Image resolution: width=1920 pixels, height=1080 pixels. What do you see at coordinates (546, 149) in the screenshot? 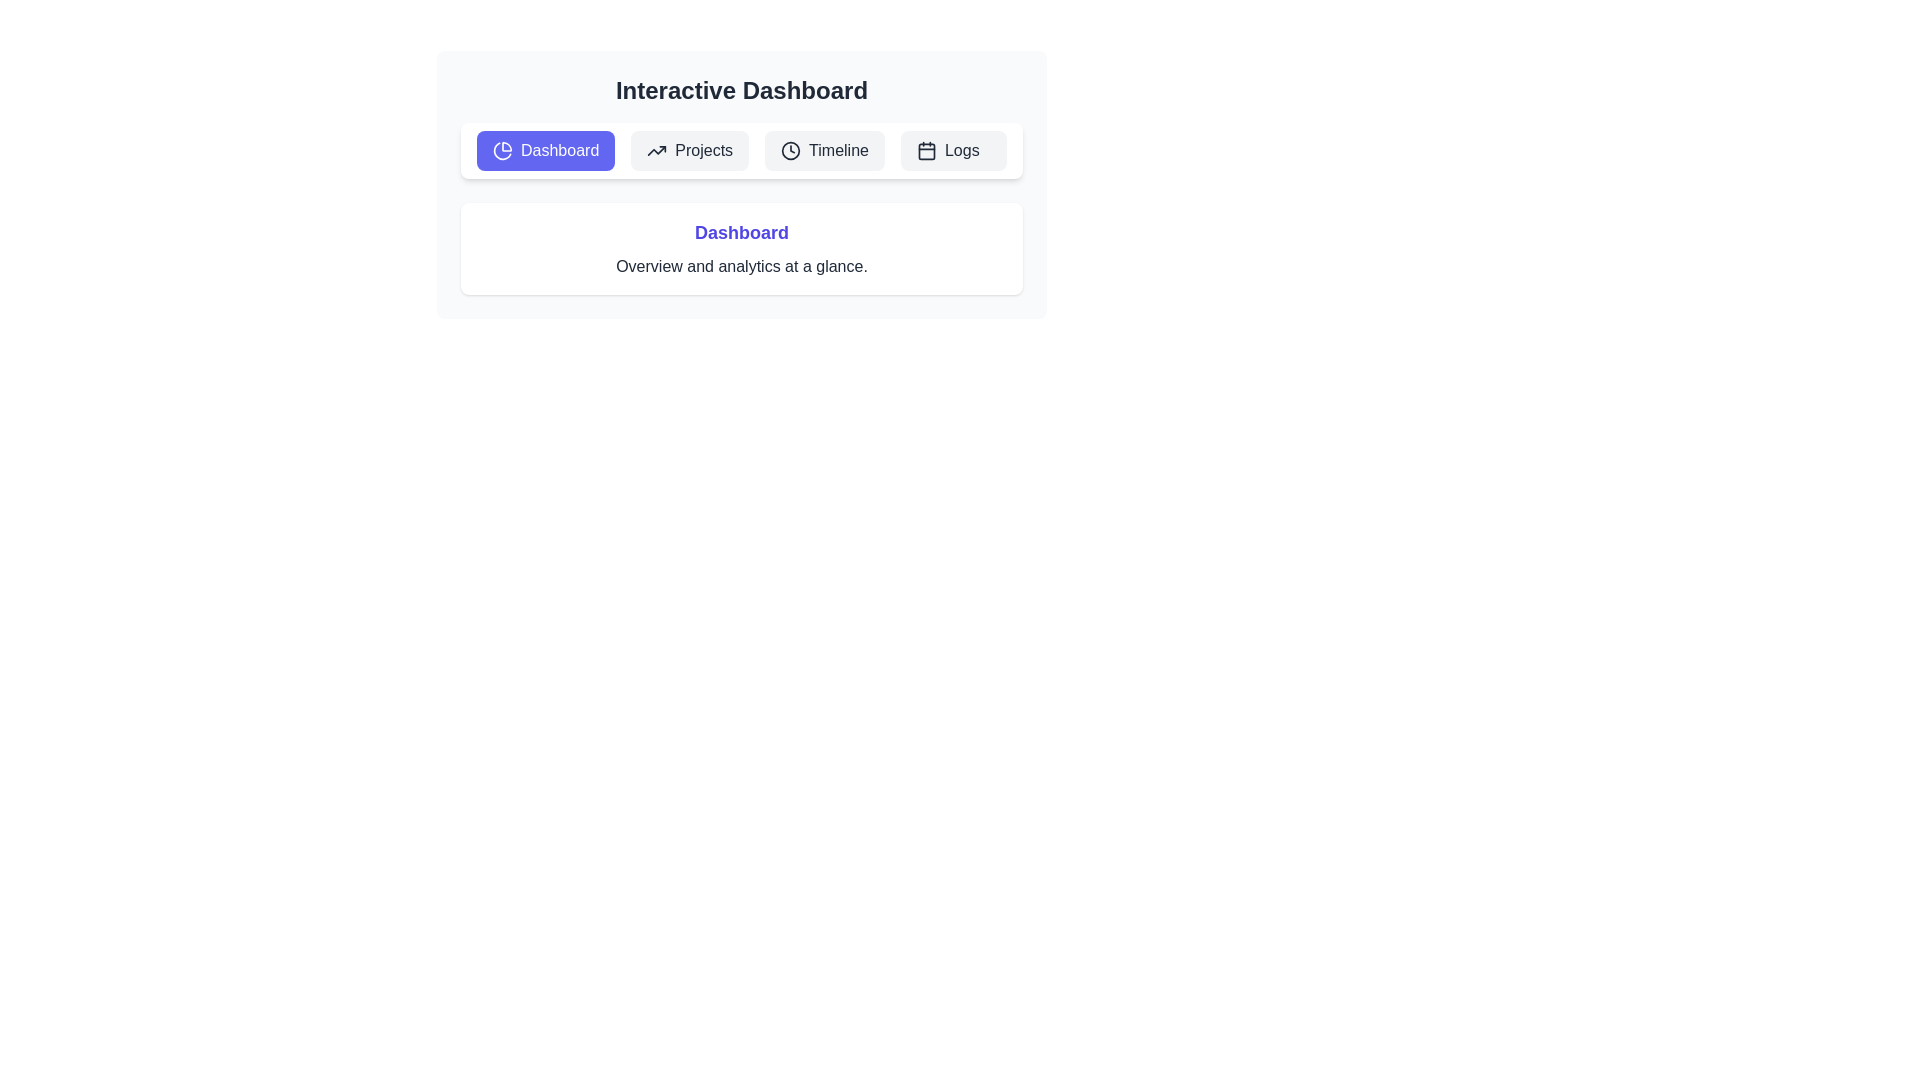
I see `the 'Dashboard' button, which has a blue background and white text` at bounding box center [546, 149].